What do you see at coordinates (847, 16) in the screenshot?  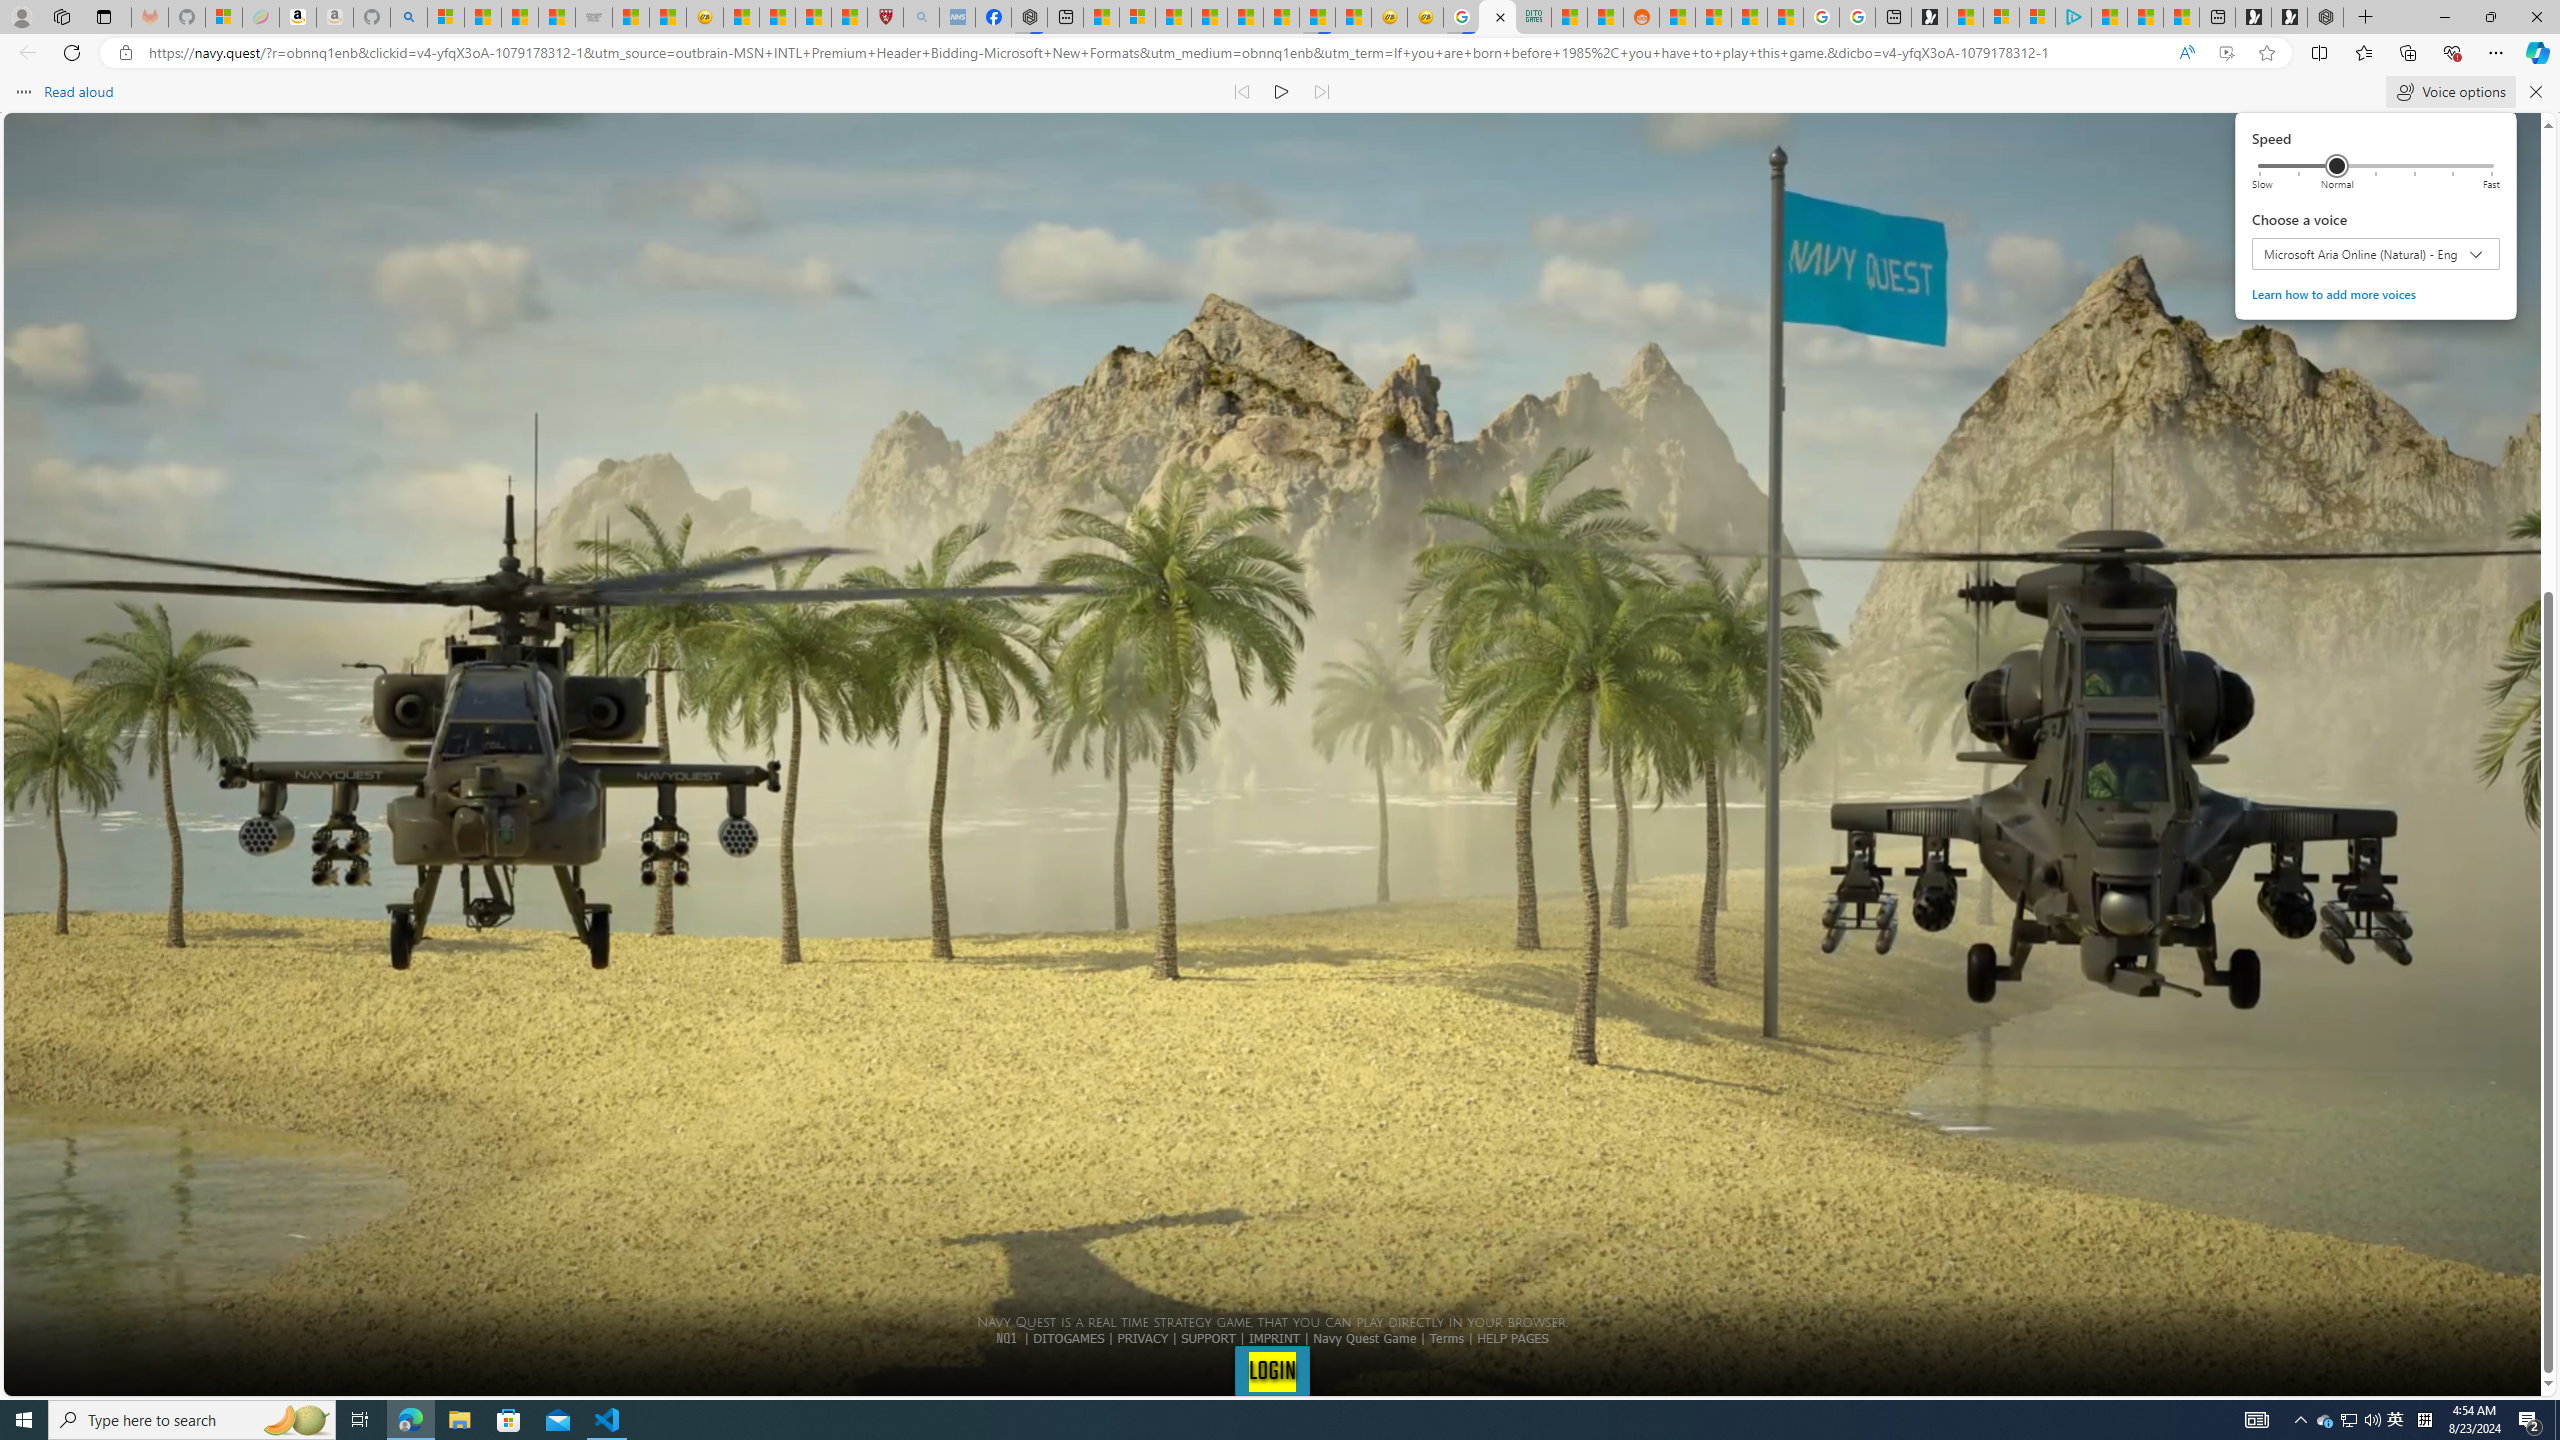 I see `'12 Popular Science Lies that Must be Corrected'` at bounding box center [847, 16].